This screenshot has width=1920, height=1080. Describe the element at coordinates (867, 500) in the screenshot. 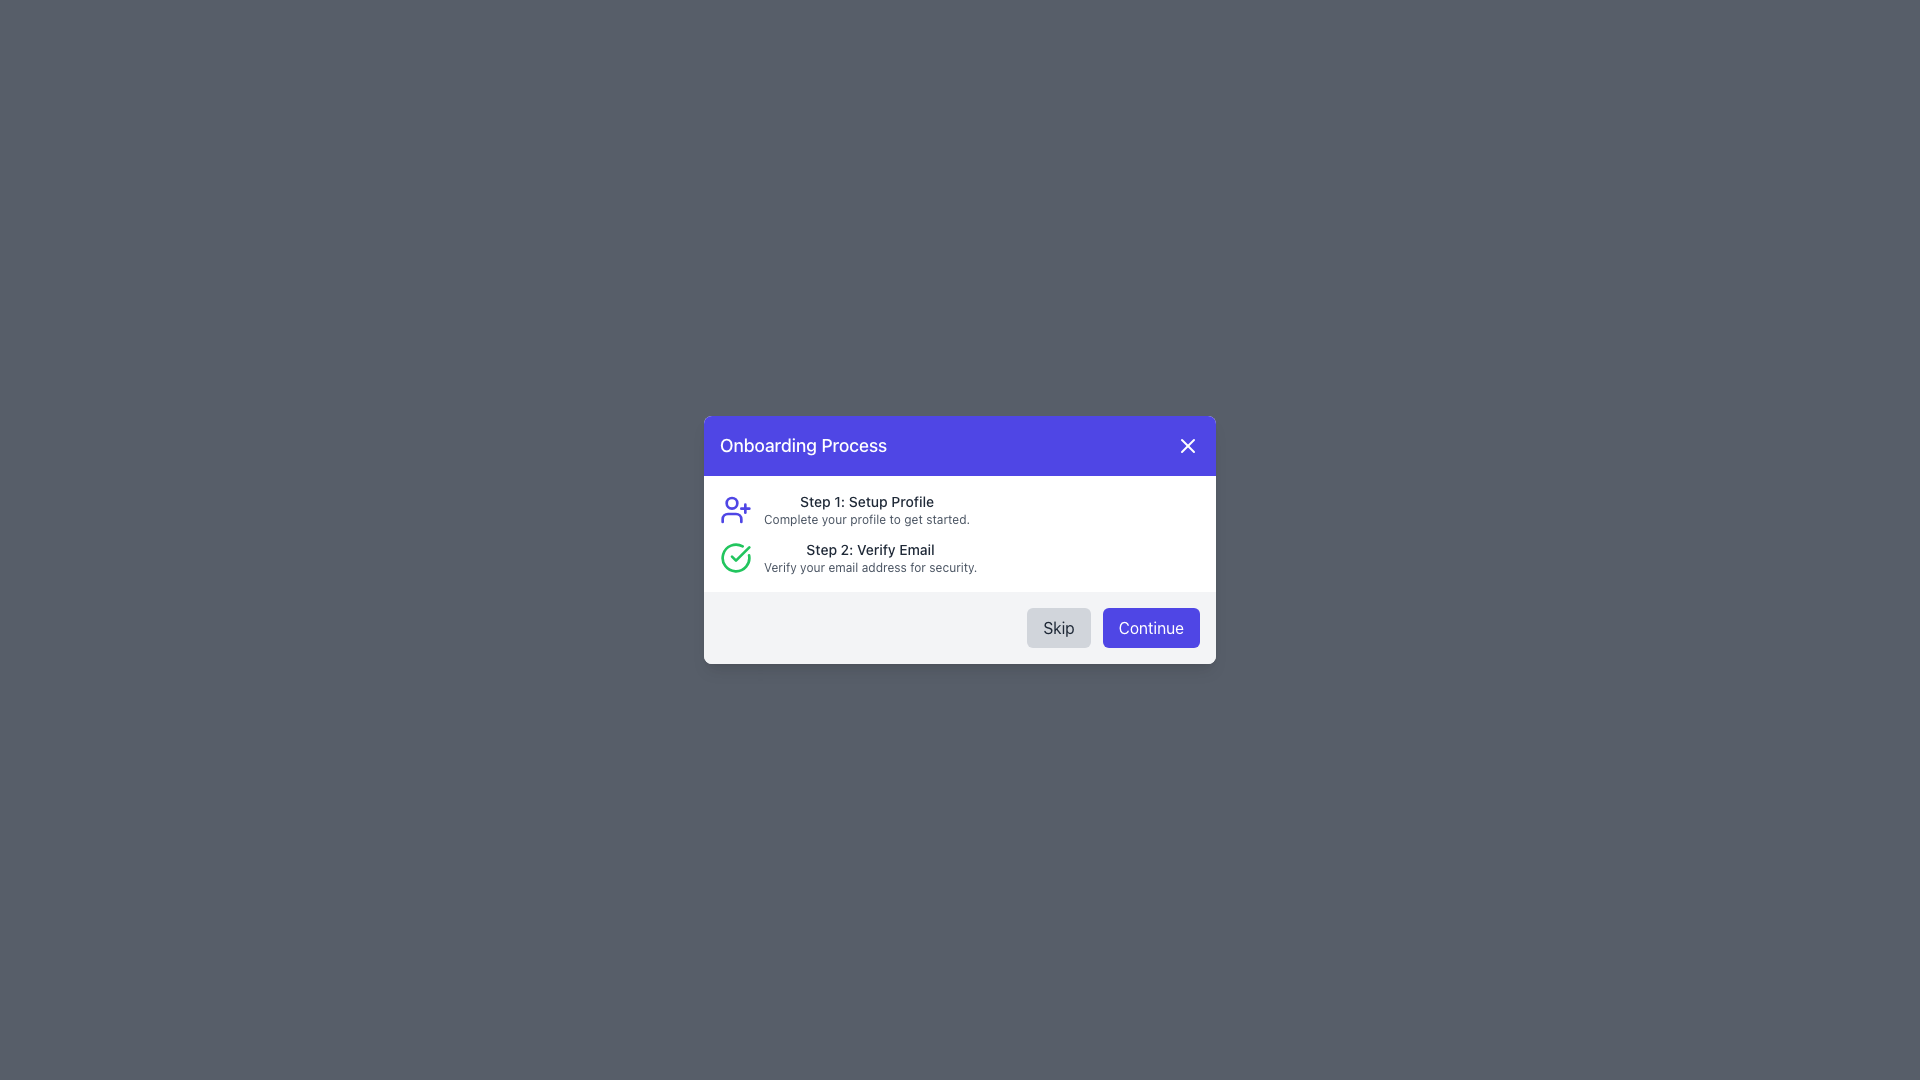

I see `the Text Label indicating the first step in the onboarding process, located in the top-left quadrant of the modal dialog titled 'Onboarding Process'` at that location.